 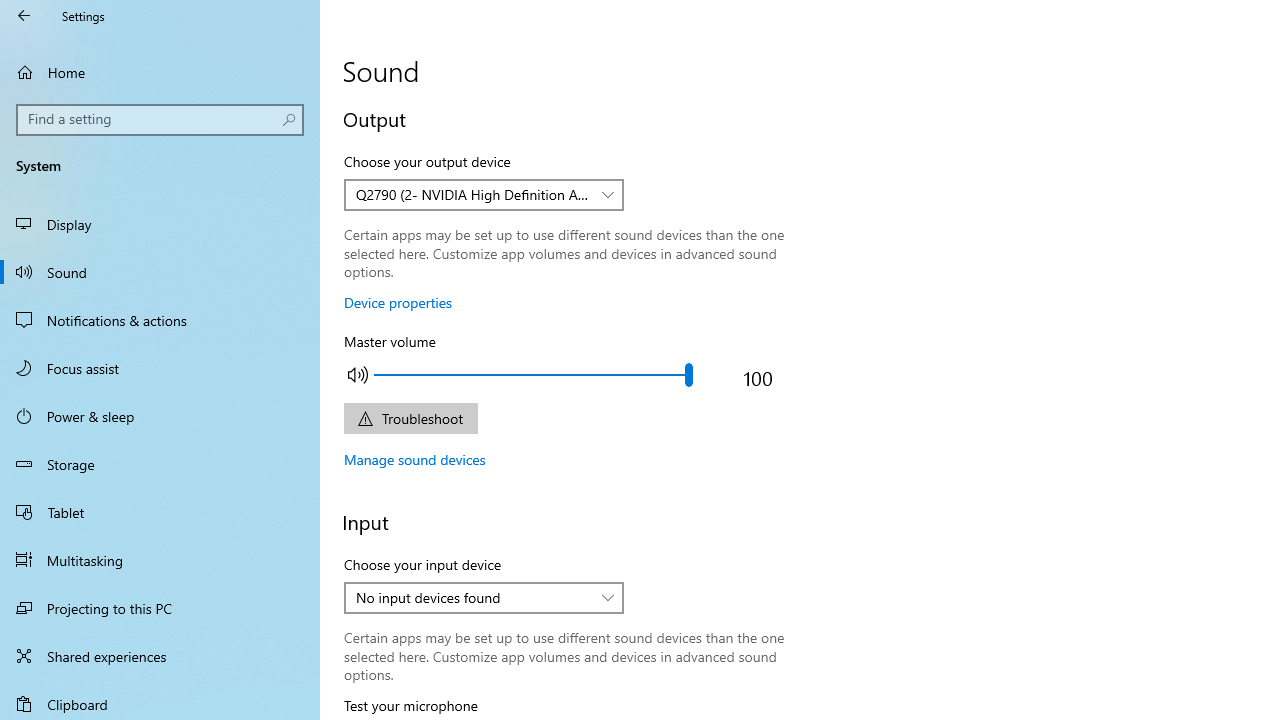 I want to click on 'Storage', so click(x=160, y=464).